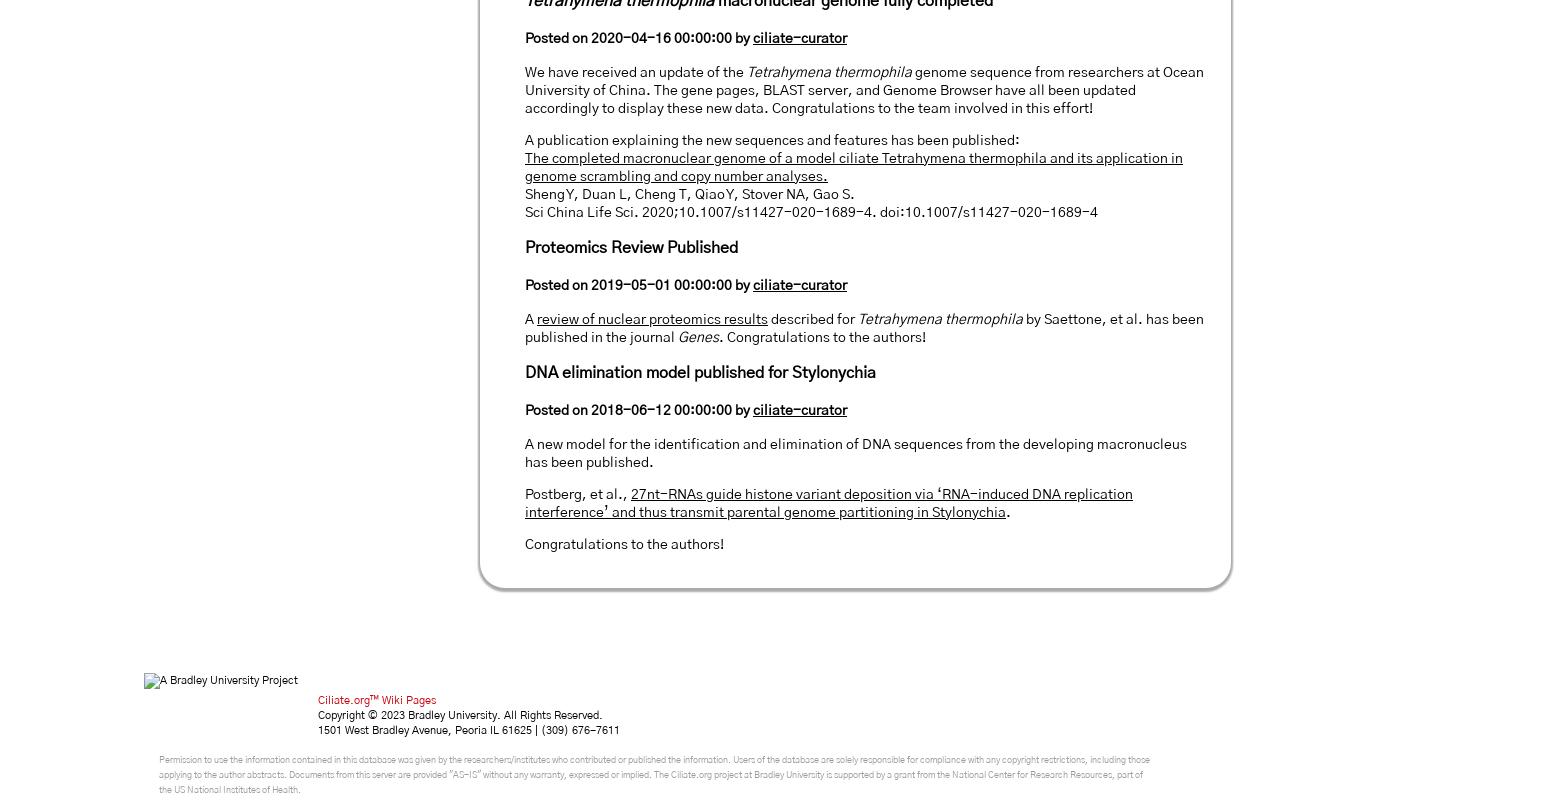 The height and width of the screenshot is (811, 1551). Describe the element at coordinates (698, 338) in the screenshot. I see `'Genes'` at that location.